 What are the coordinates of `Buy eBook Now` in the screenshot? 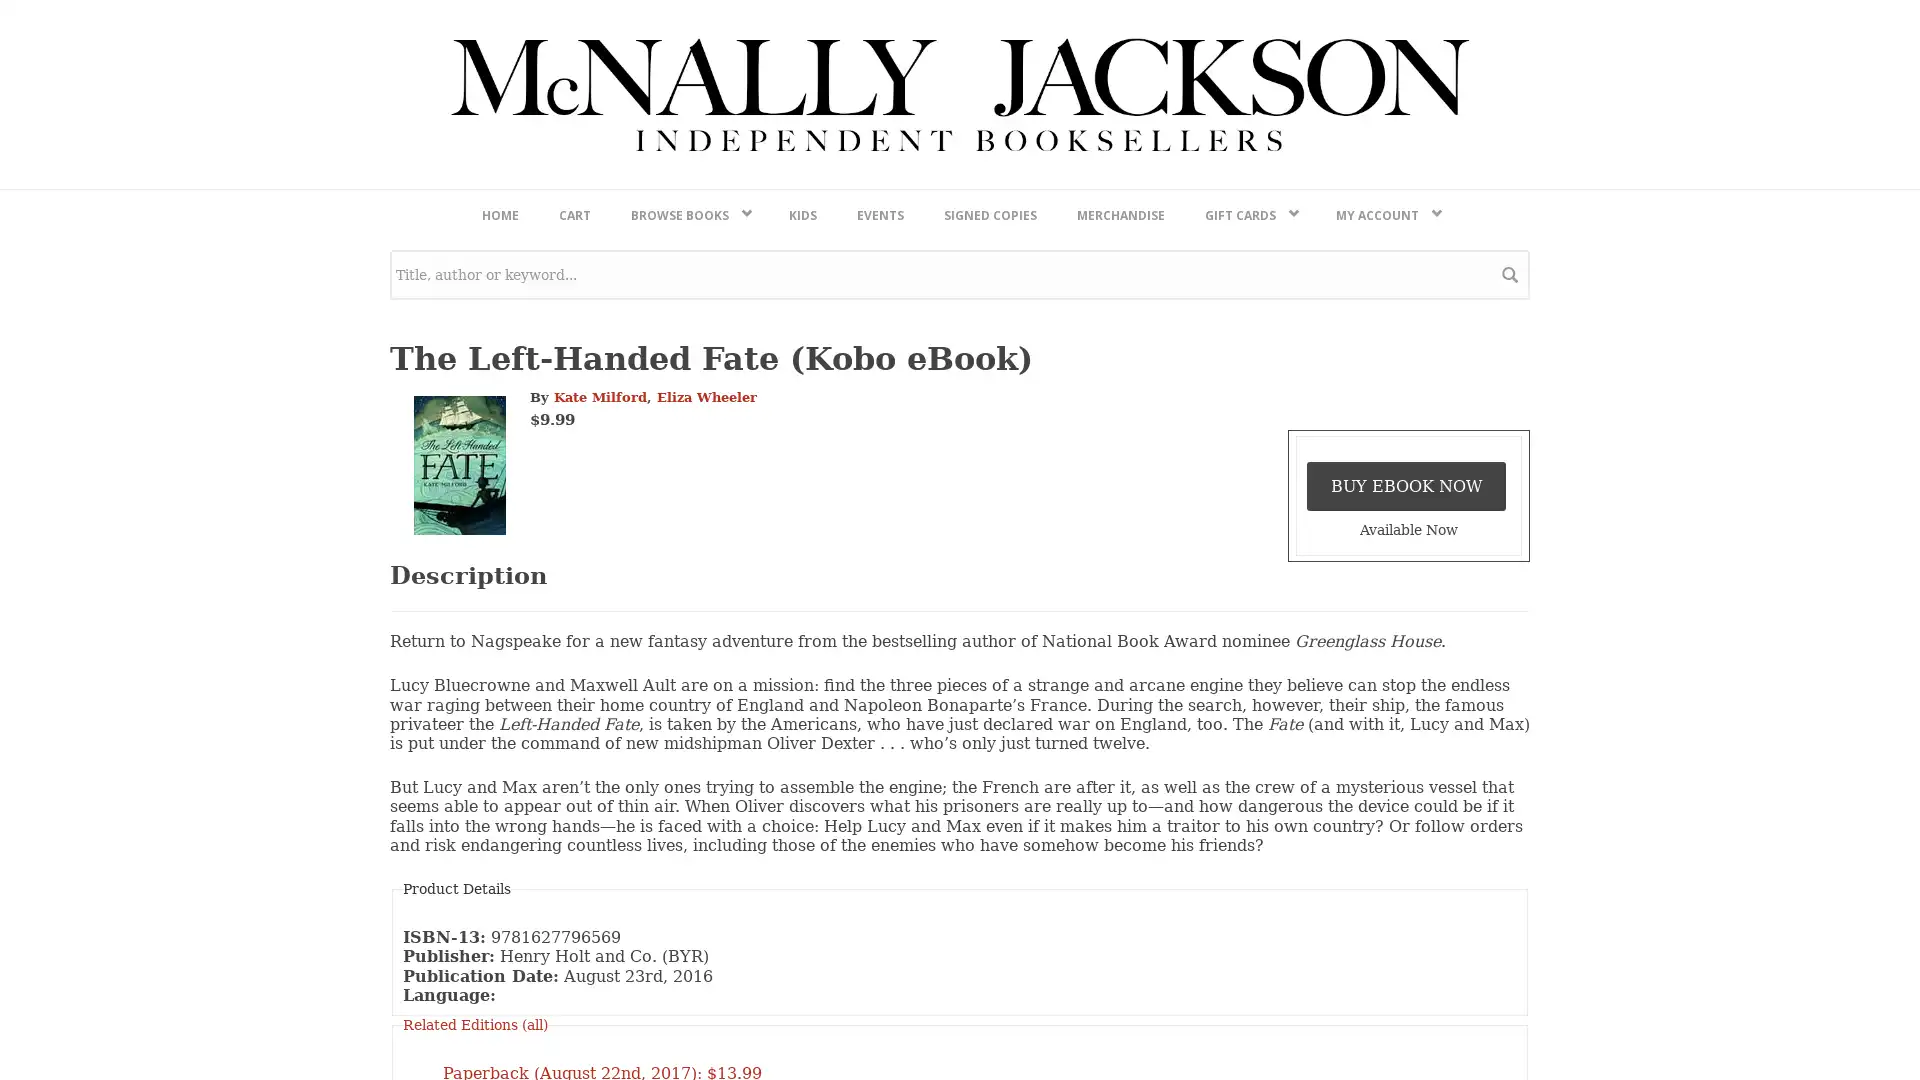 It's located at (1405, 1012).